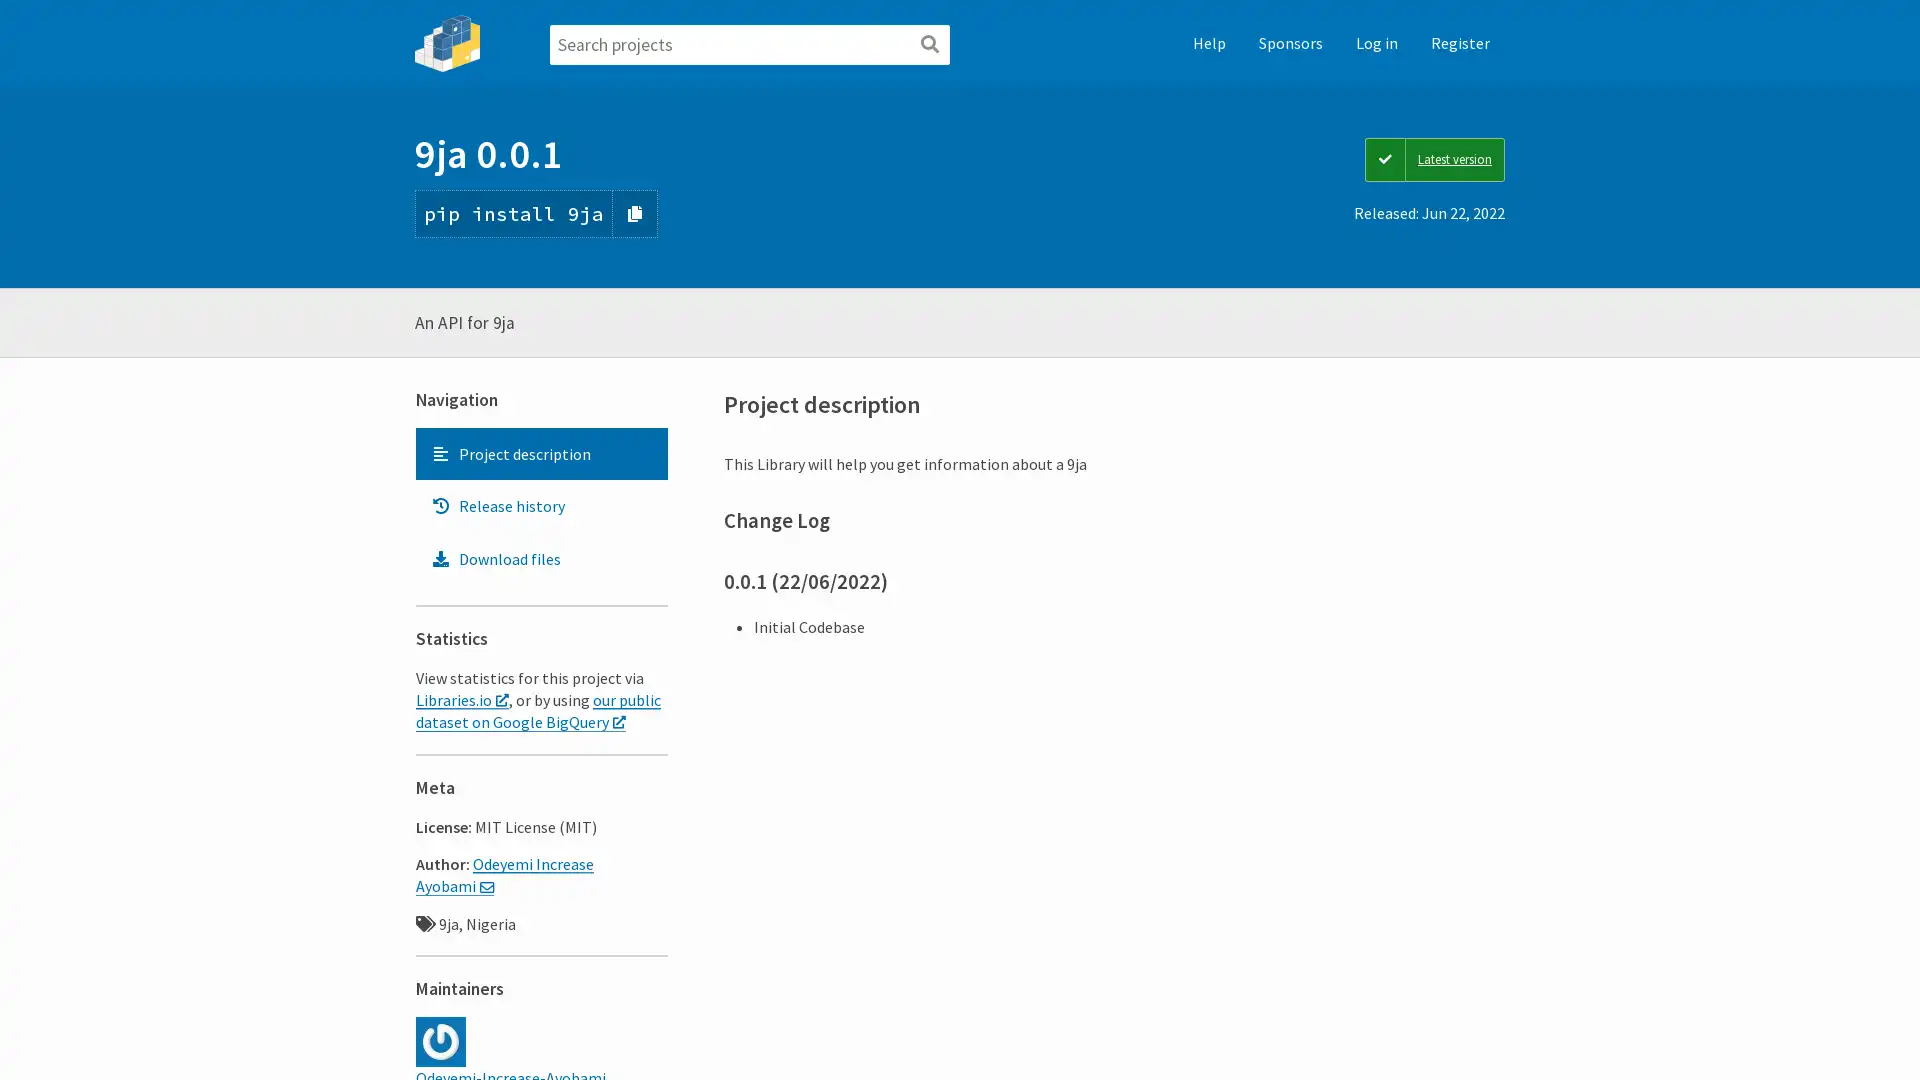 The height and width of the screenshot is (1080, 1920). Describe the element at coordinates (929, 45) in the screenshot. I see `Search` at that location.